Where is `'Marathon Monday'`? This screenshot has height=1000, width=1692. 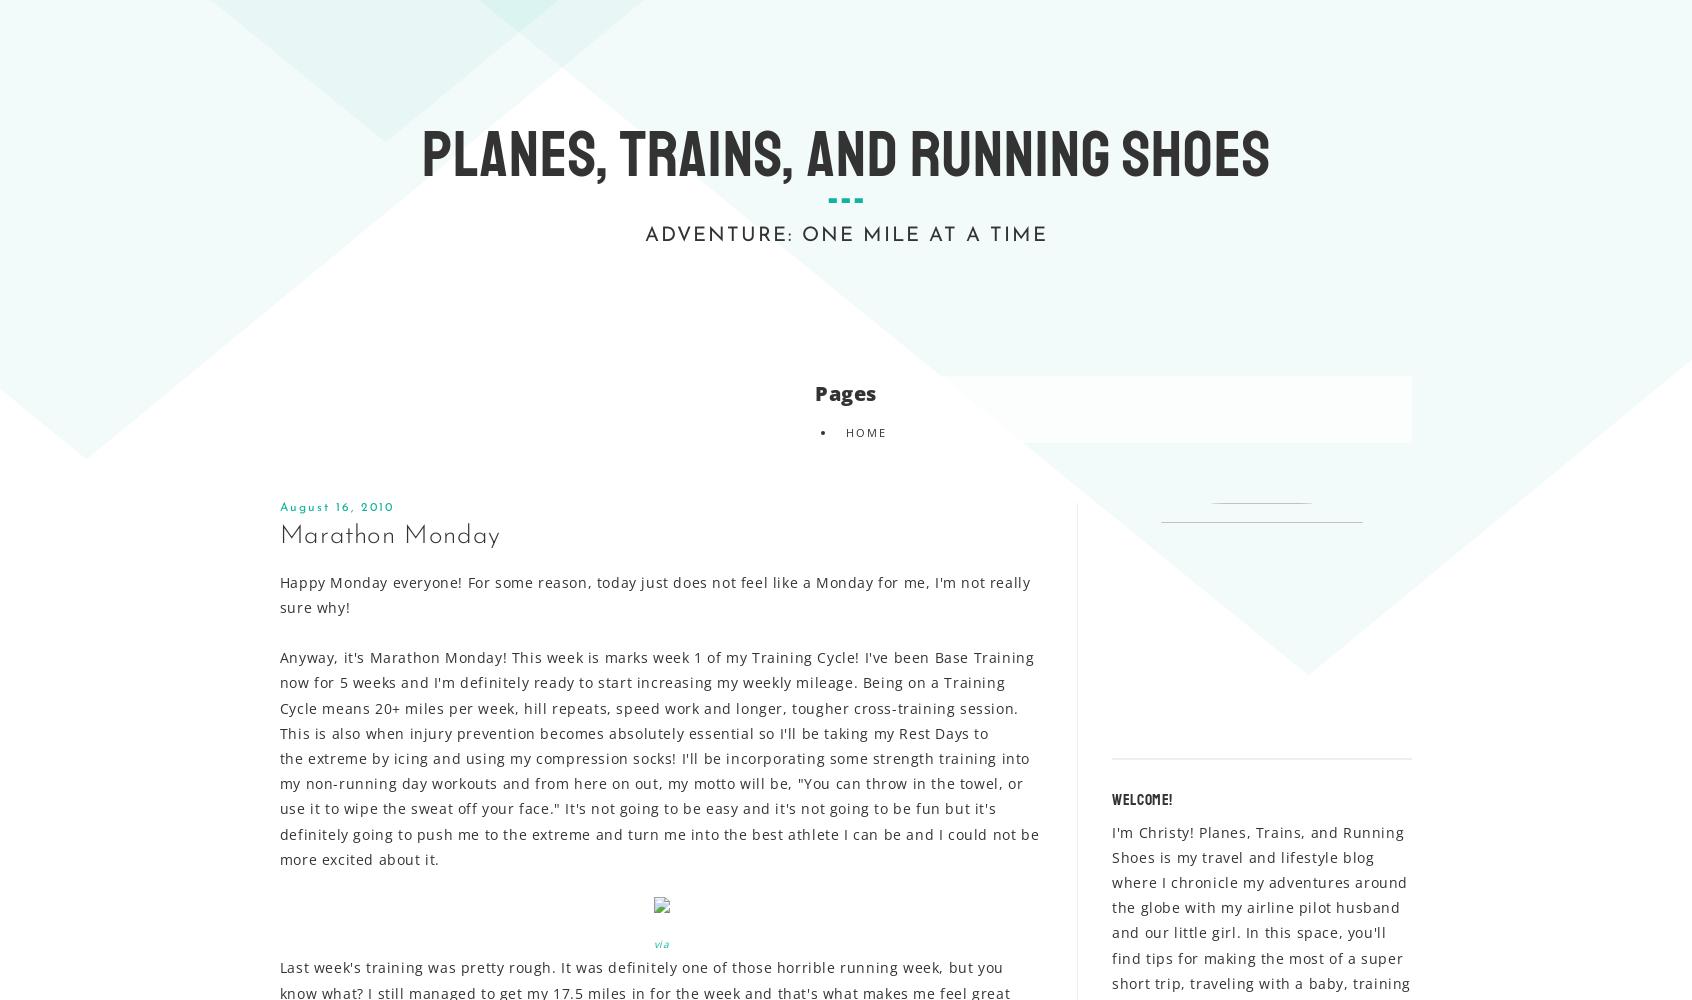 'Marathon Monday' is located at coordinates (389, 535).